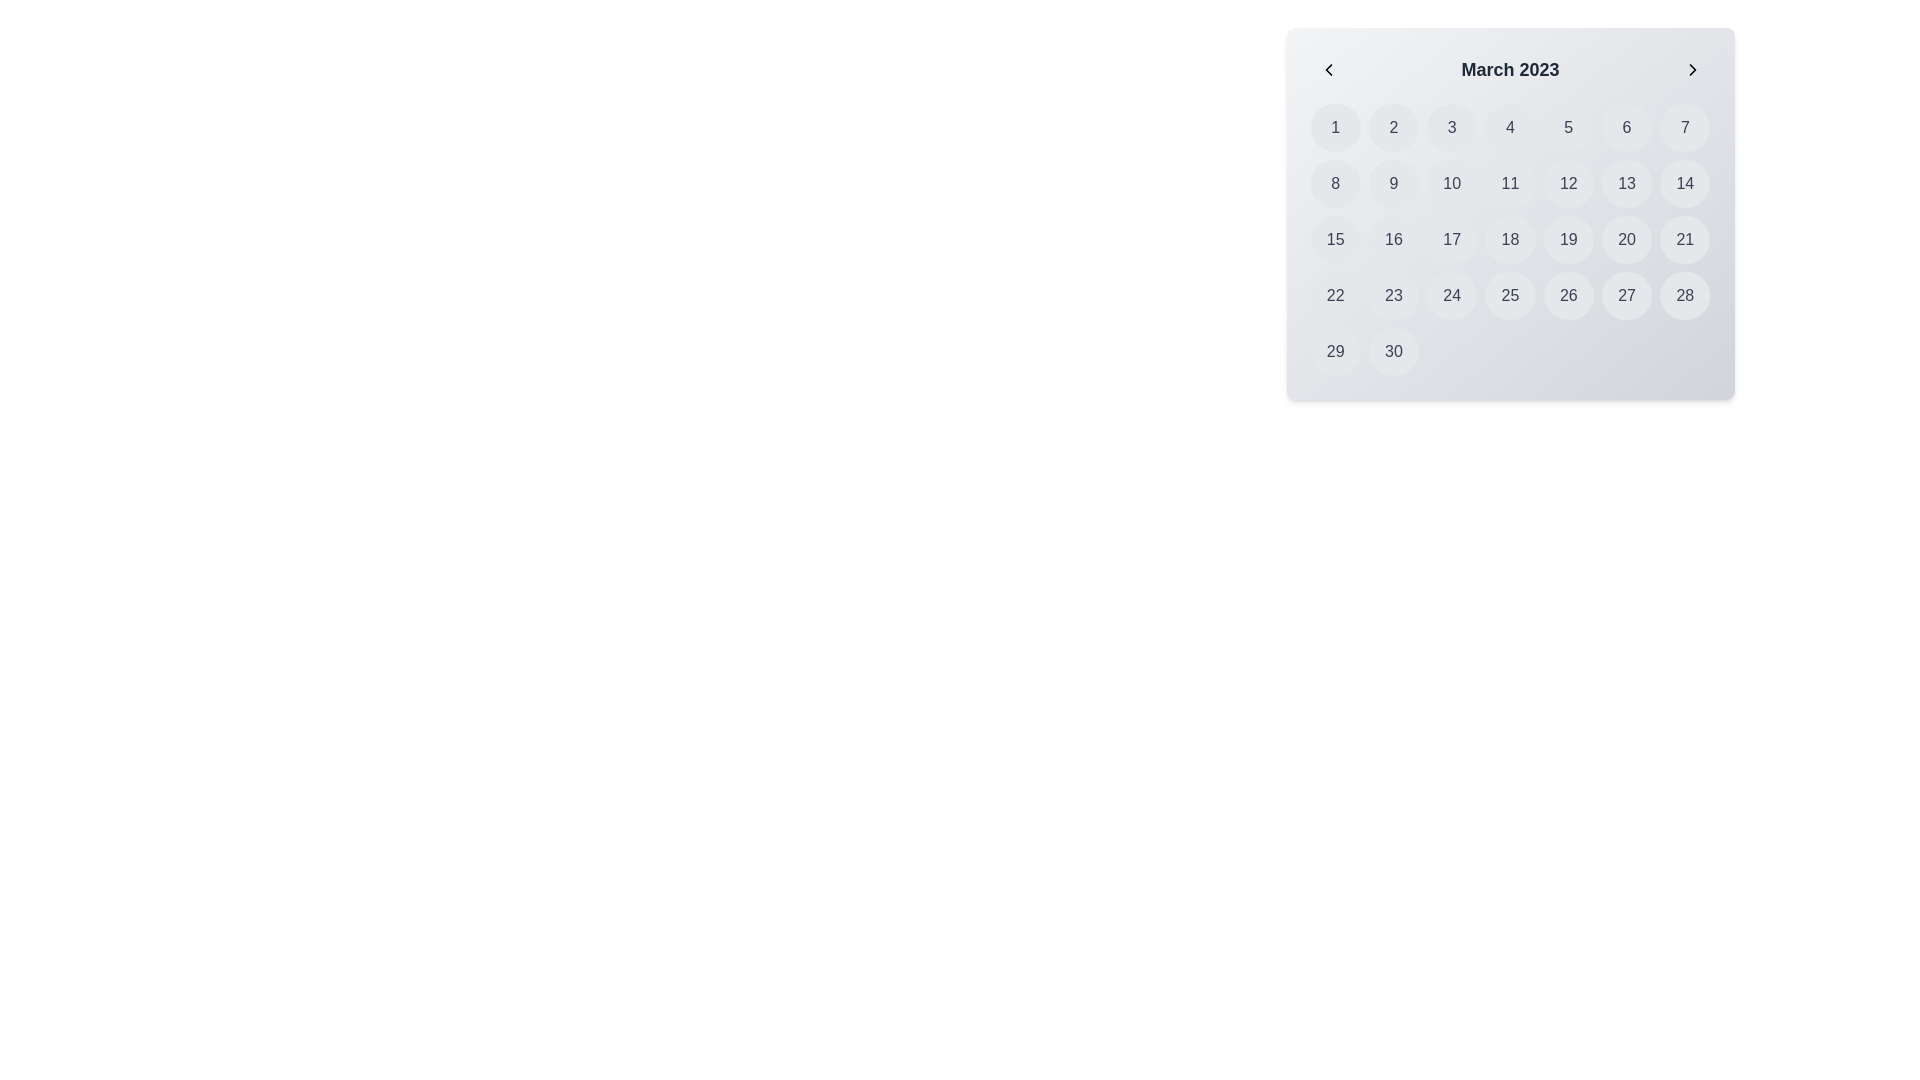 This screenshot has width=1920, height=1080. What do you see at coordinates (1691, 68) in the screenshot?
I see `keyboard navigation` at bounding box center [1691, 68].